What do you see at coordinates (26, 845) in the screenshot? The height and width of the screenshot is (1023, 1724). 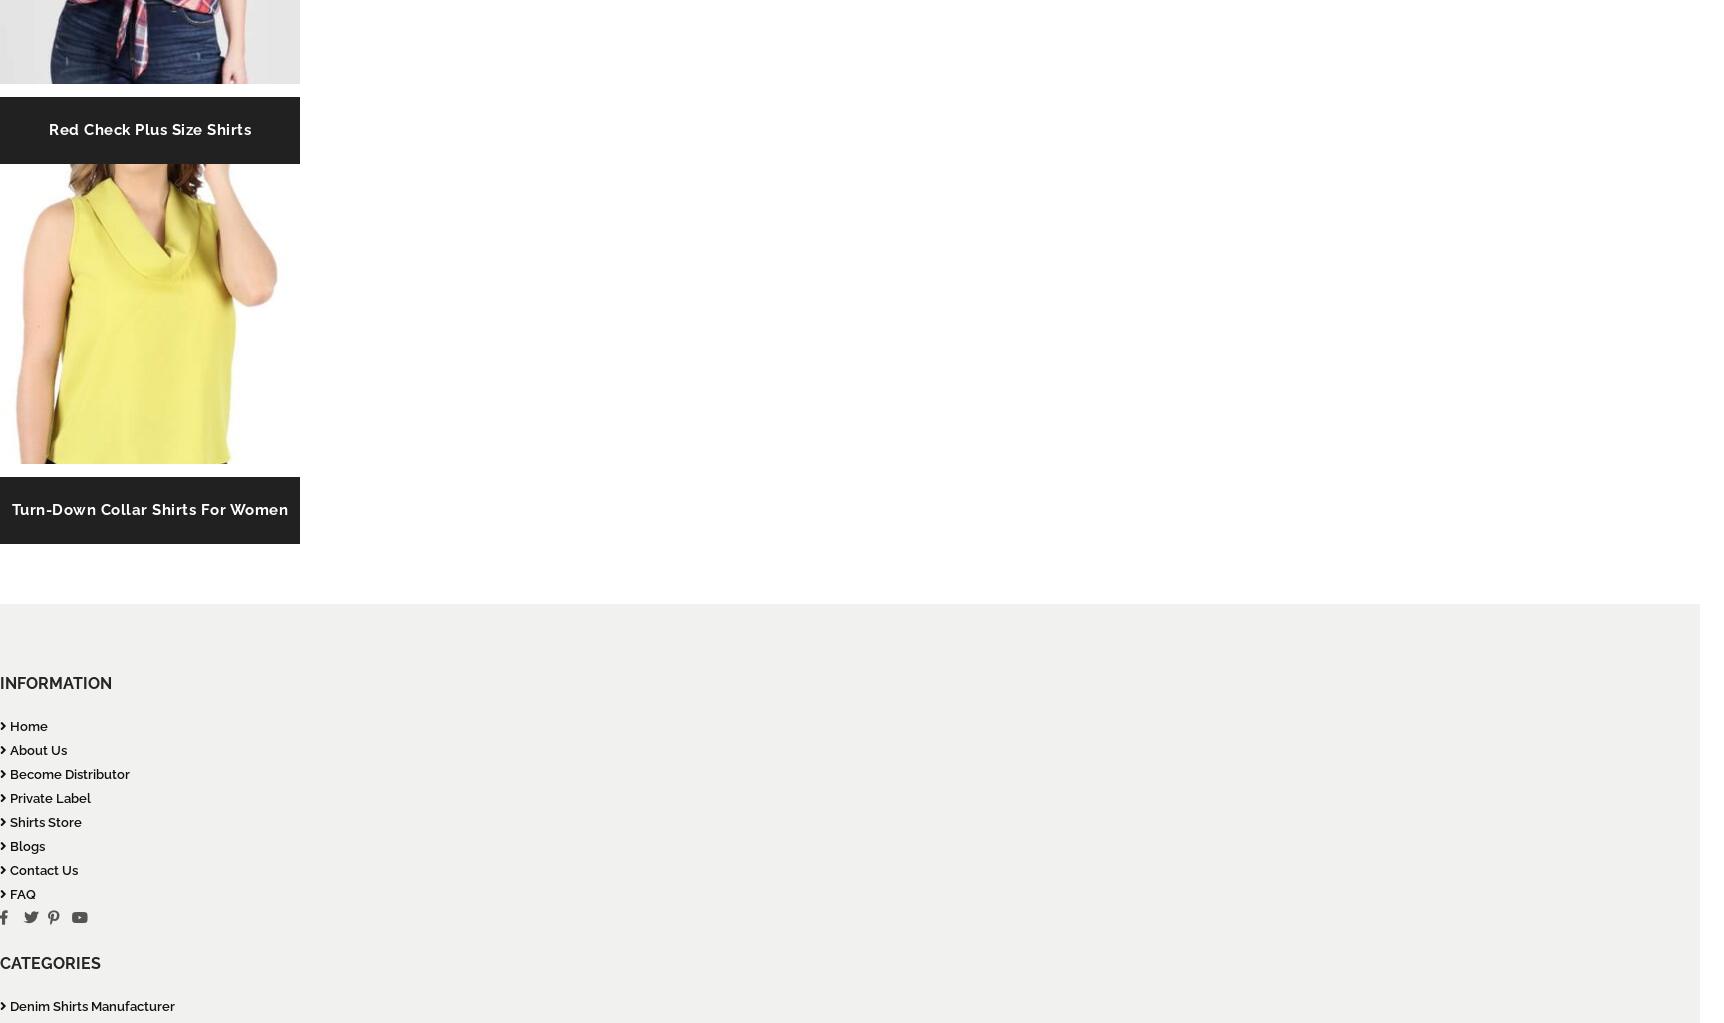 I see `'Blogs'` at bounding box center [26, 845].